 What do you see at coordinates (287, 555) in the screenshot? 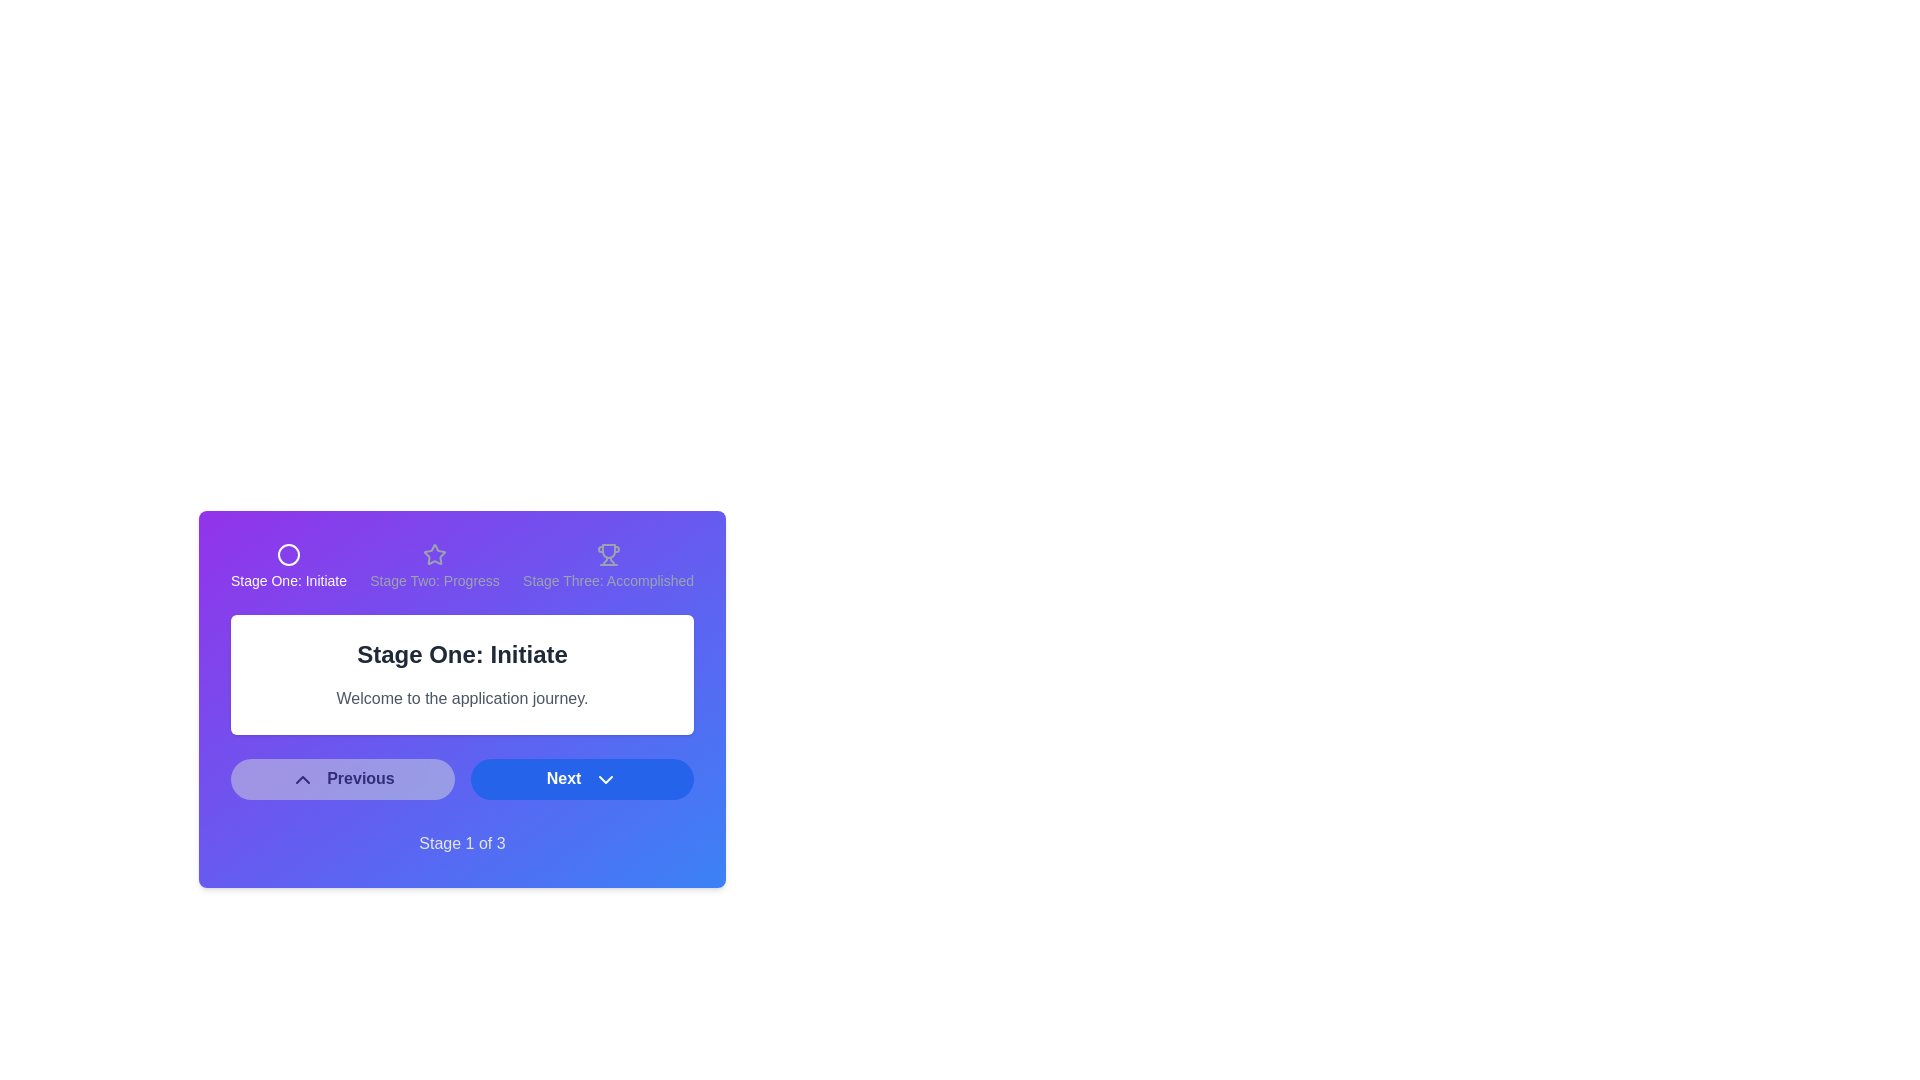
I see `the SVG circle representing 'Stage One: Initiate' in the top-left segment of the interface` at bounding box center [287, 555].